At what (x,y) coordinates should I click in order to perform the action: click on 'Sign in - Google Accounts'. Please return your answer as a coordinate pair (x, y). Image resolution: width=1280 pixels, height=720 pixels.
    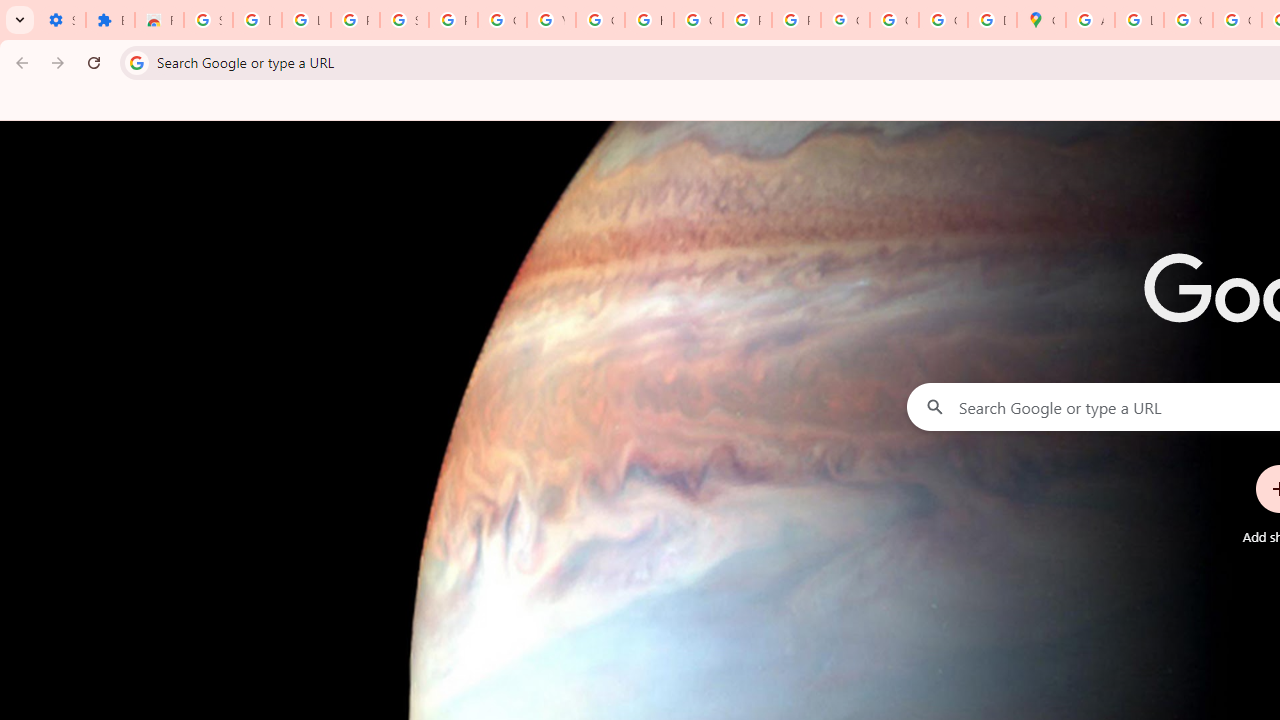
    Looking at the image, I should click on (208, 20).